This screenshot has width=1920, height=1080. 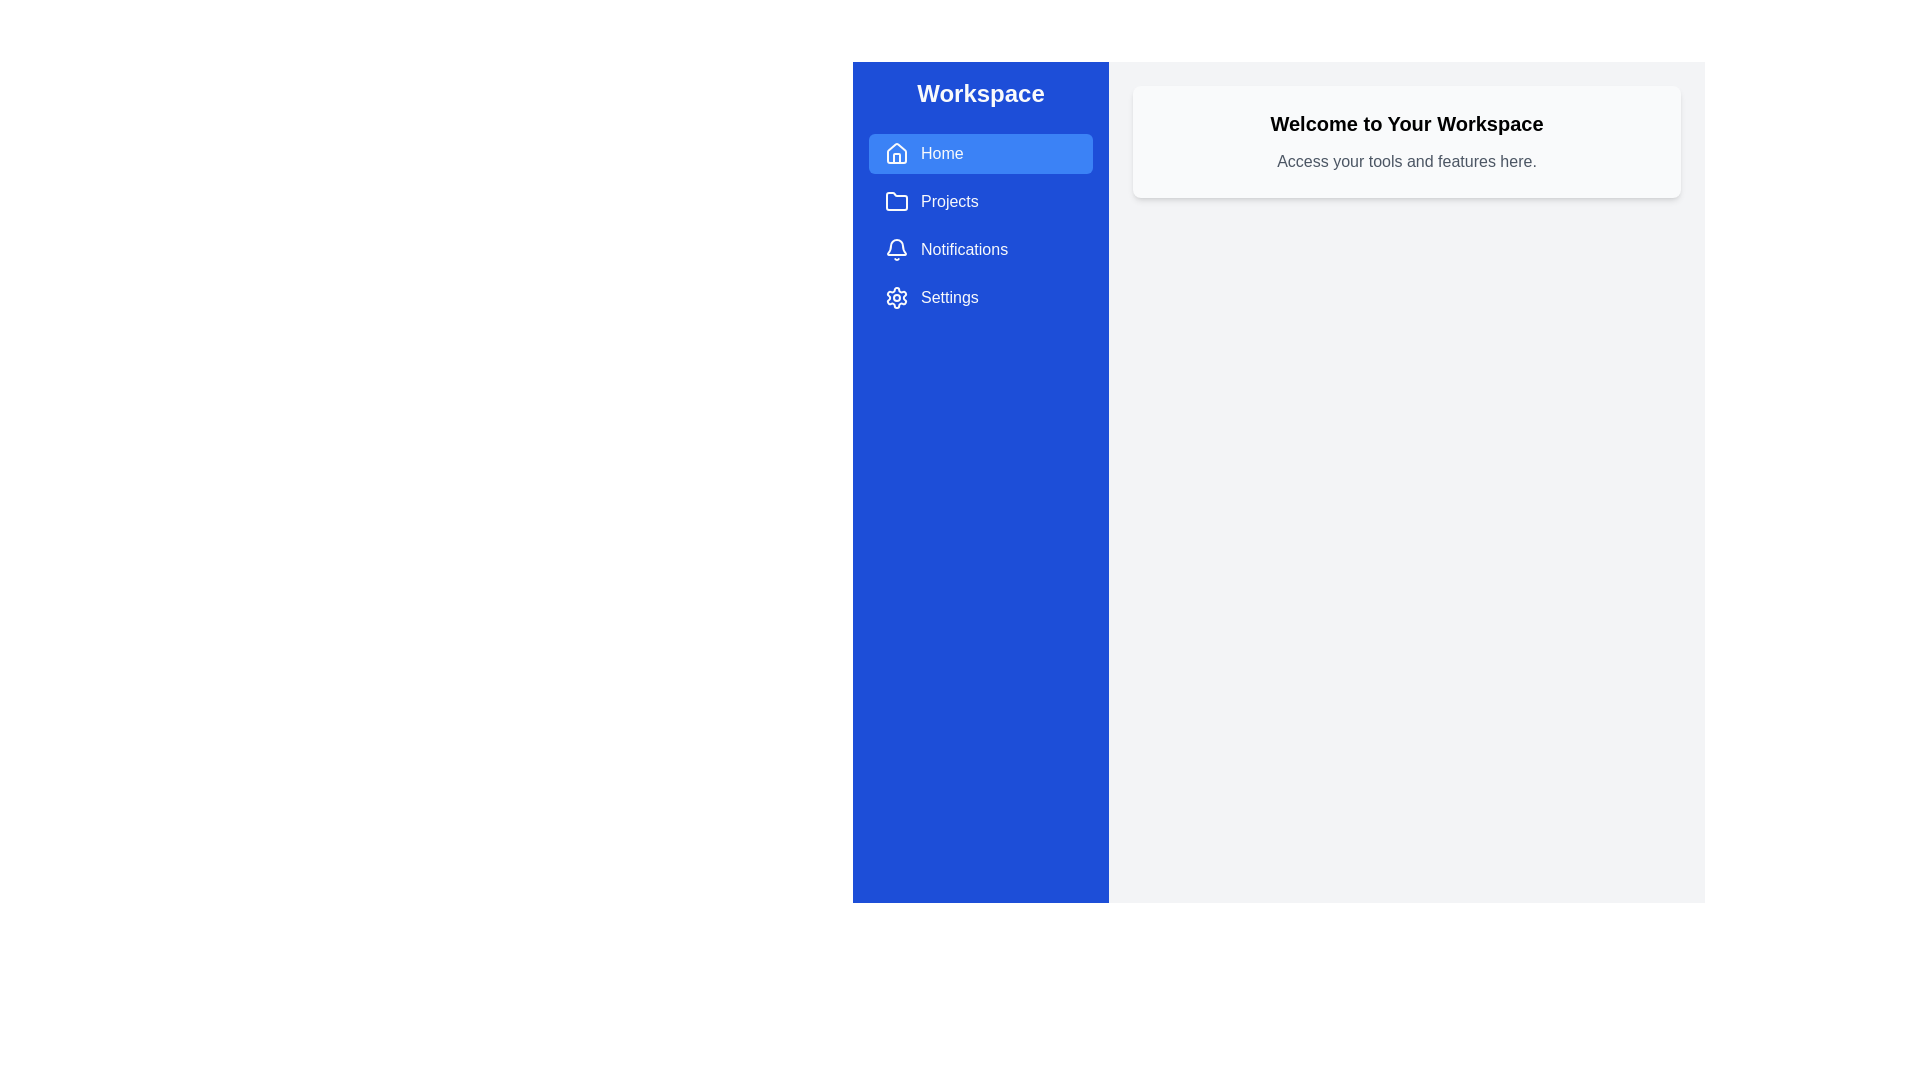 I want to click on the 'Notifications' button, which is the third item in the vertical list of navigation buttons in the left sidebar, positioned below the 'Projects' button and above the 'Settings' button, so click(x=980, y=249).